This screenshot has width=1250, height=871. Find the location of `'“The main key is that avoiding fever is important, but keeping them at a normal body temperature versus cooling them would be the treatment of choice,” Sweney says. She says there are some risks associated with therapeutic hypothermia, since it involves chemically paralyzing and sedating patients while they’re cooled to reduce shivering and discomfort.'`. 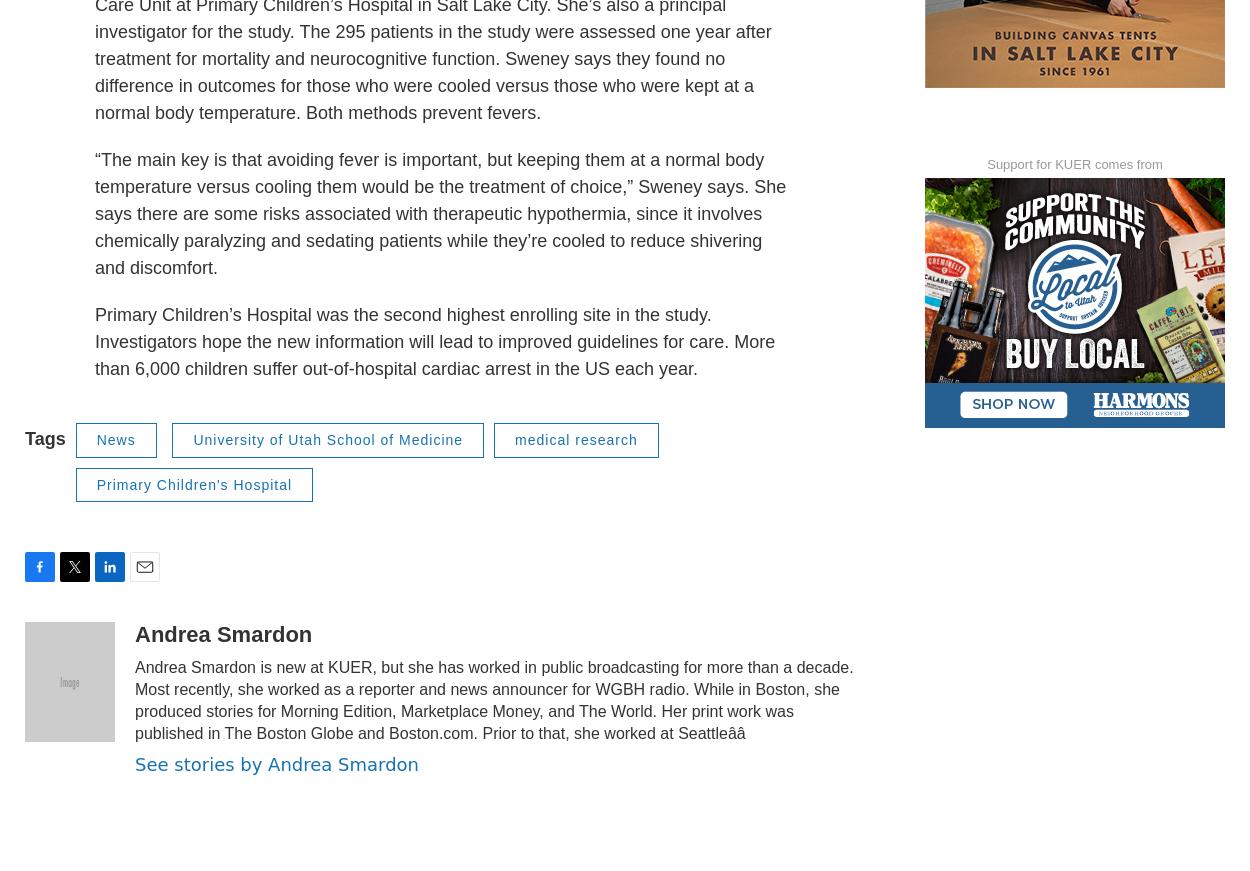

'“The main key is that avoiding fever is important, but keeping them at a normal body temperature versus cooling them would be the treatment of choice,” Sweney says. She says there are some risks associated with therapeutic hypothermia, since it involves chemically paralyzing and sedating patients while they’re cooled to reduce shivering and discomfort.' is located at coordinates (439, 257).